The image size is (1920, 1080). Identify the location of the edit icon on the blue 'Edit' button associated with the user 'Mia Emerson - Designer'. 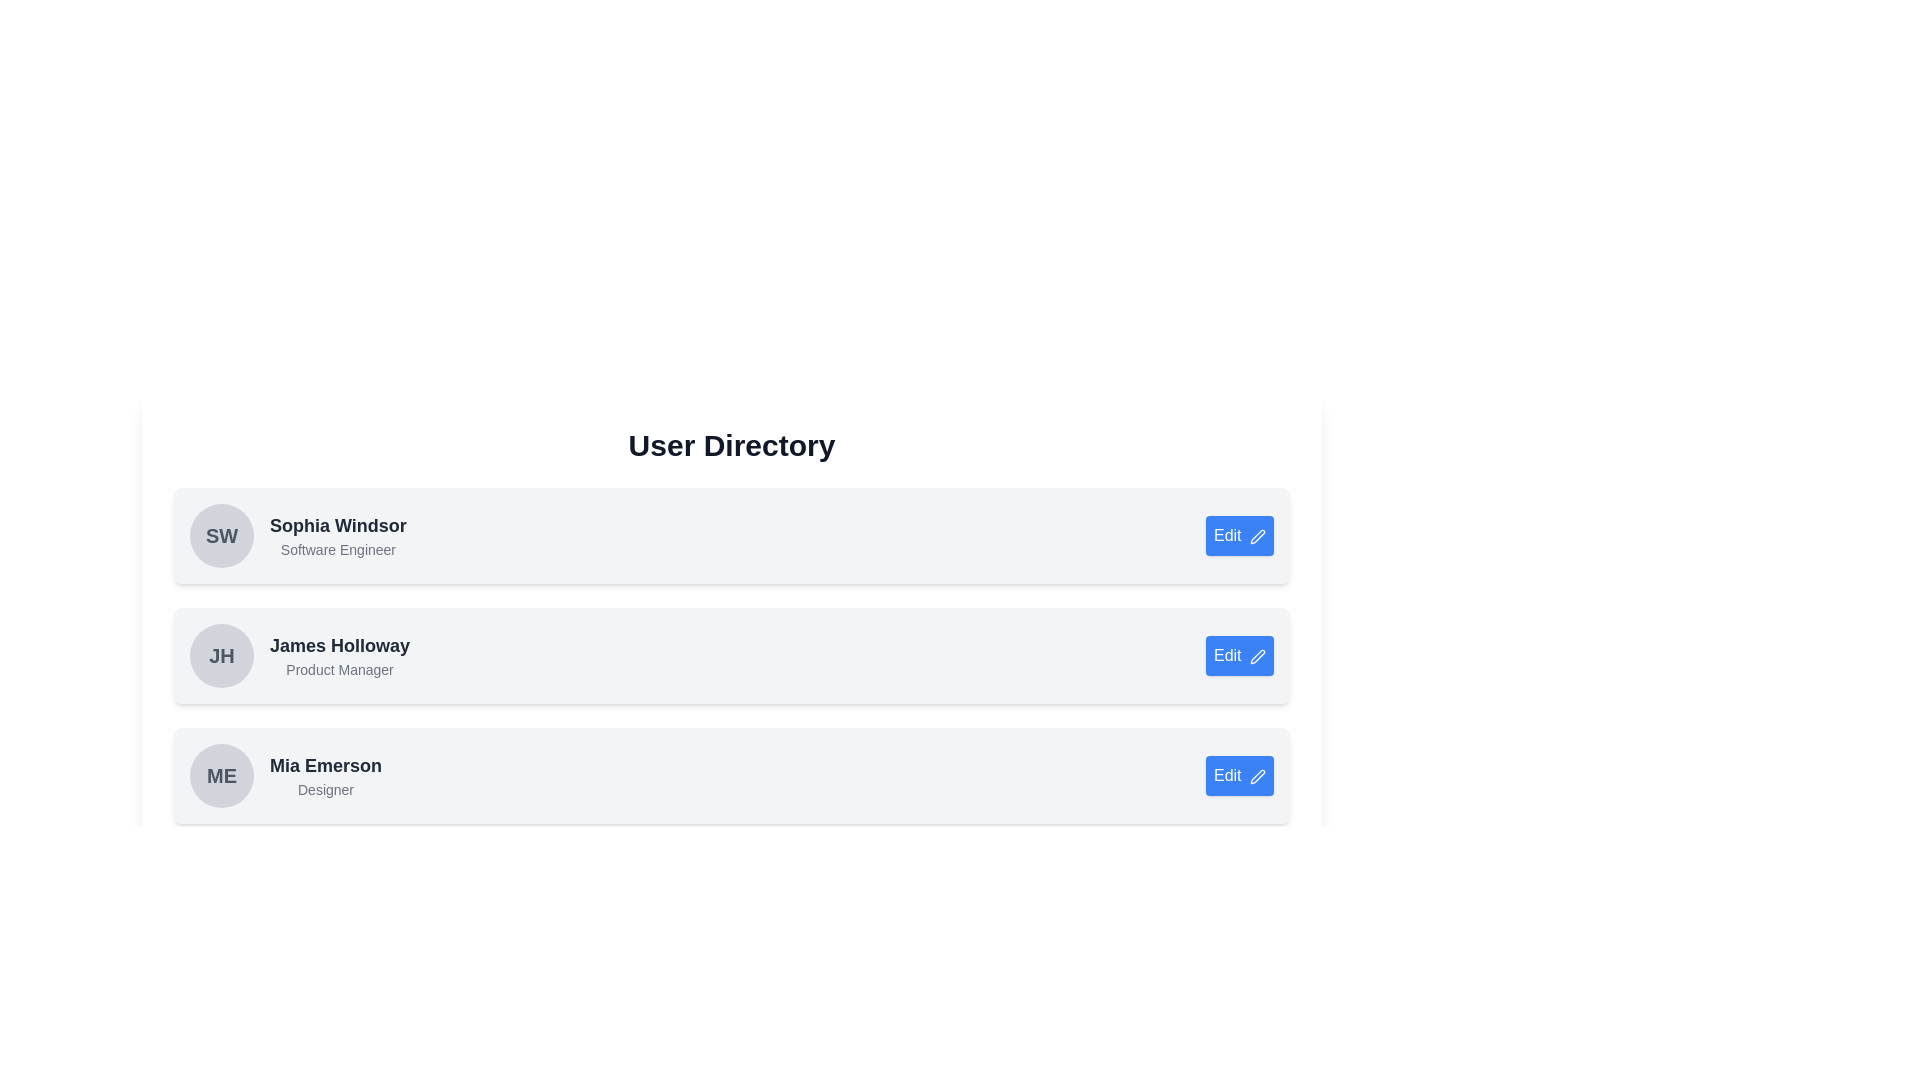
(1256, 774).